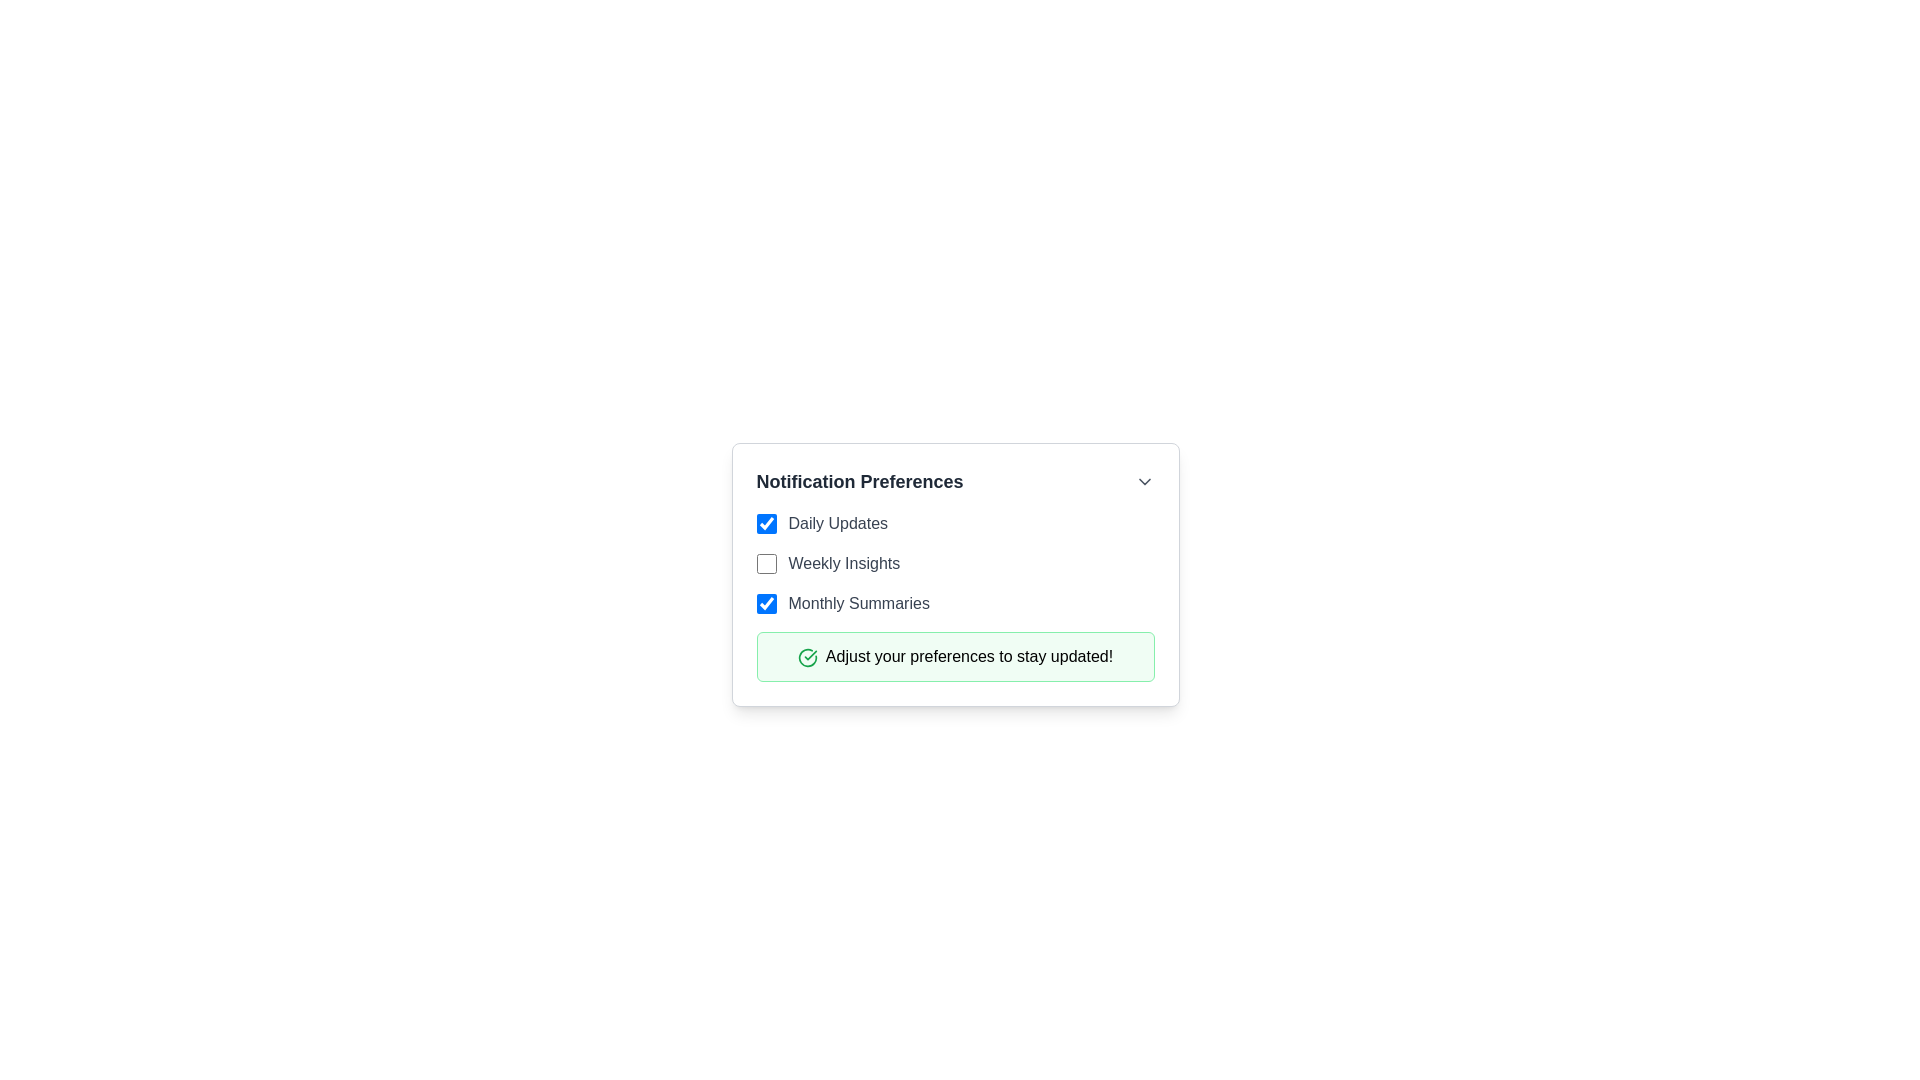 The width and height of the screenshot is (1920, 1080). Describe the element at coordinates (859, 603) in the screenshot. I see `the 'Monthly Summaries' text label, which is positioned directly to the right of its corresponding checkbox in the notification preferences list` at that location.